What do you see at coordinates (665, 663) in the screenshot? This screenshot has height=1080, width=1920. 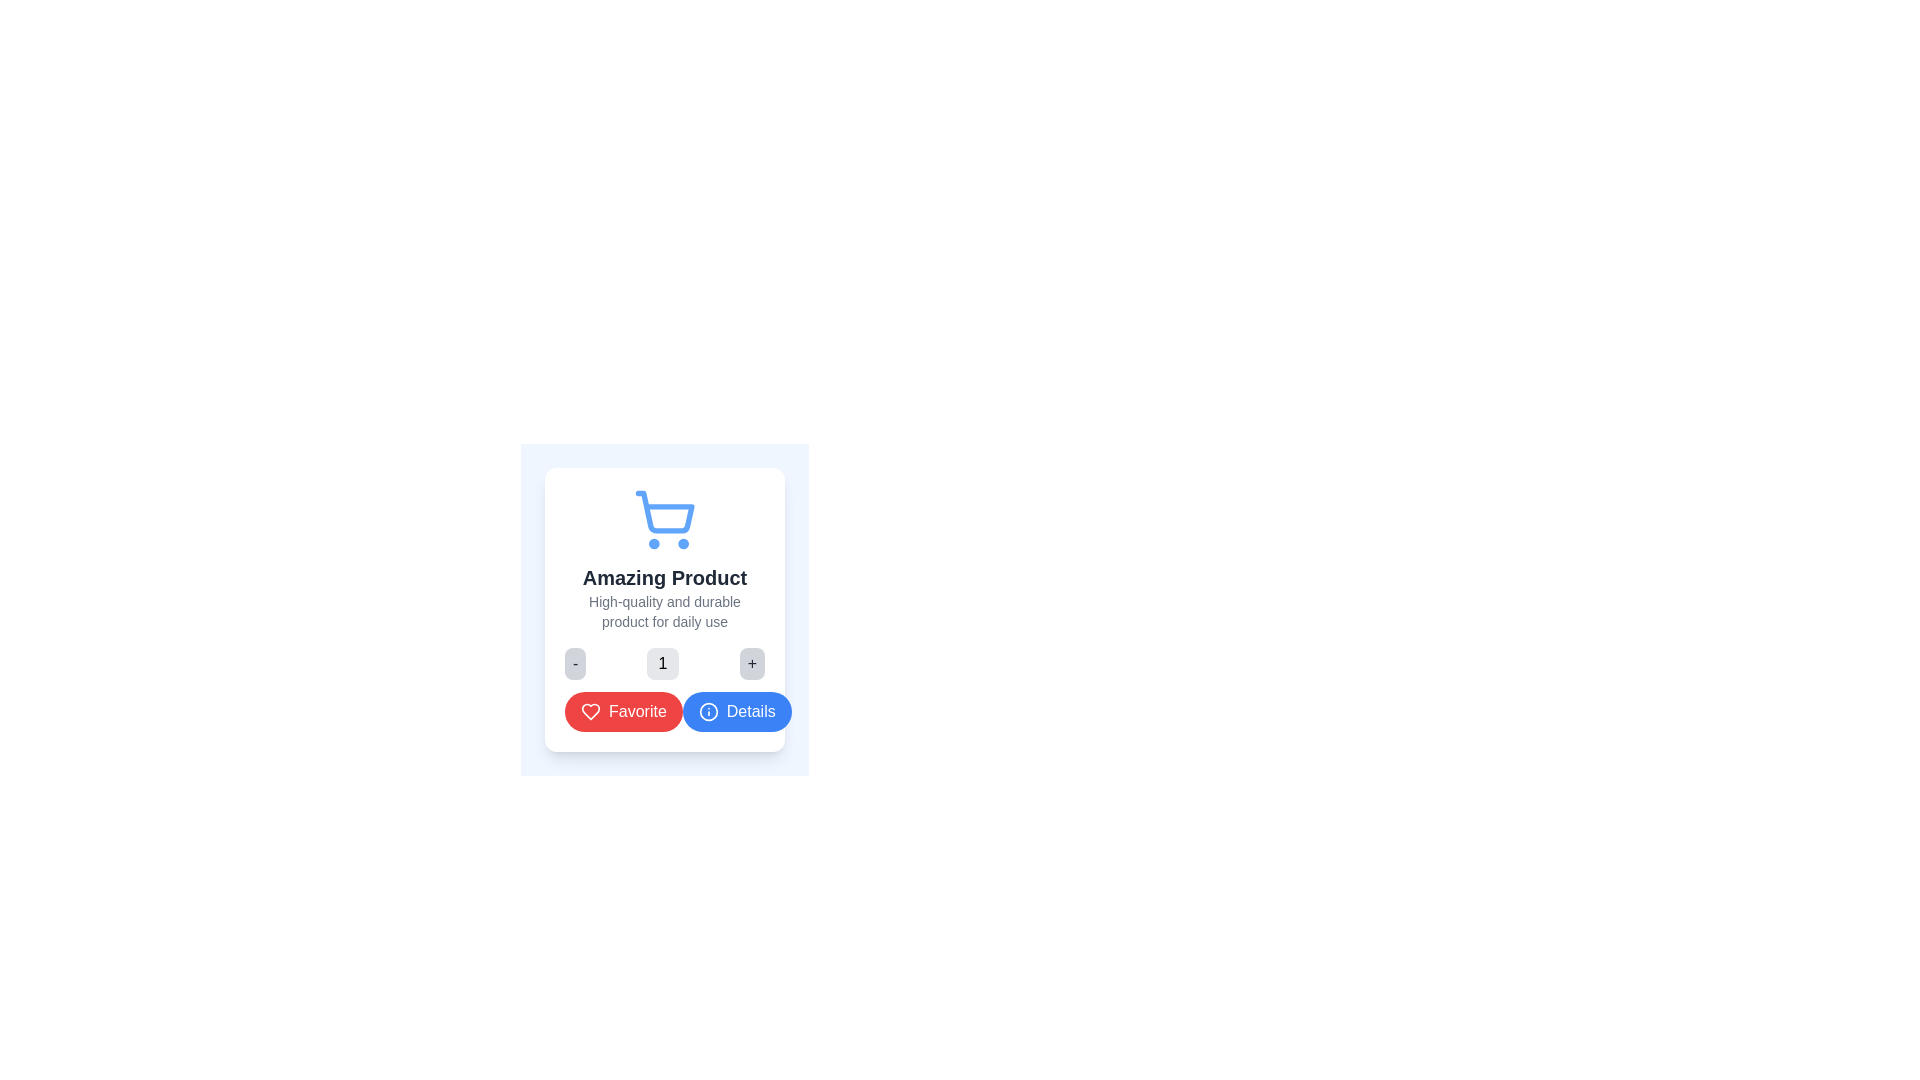 I see `the '+' button of the Stepper control located below the product description to increase the value` at bounding box center [665, 663].